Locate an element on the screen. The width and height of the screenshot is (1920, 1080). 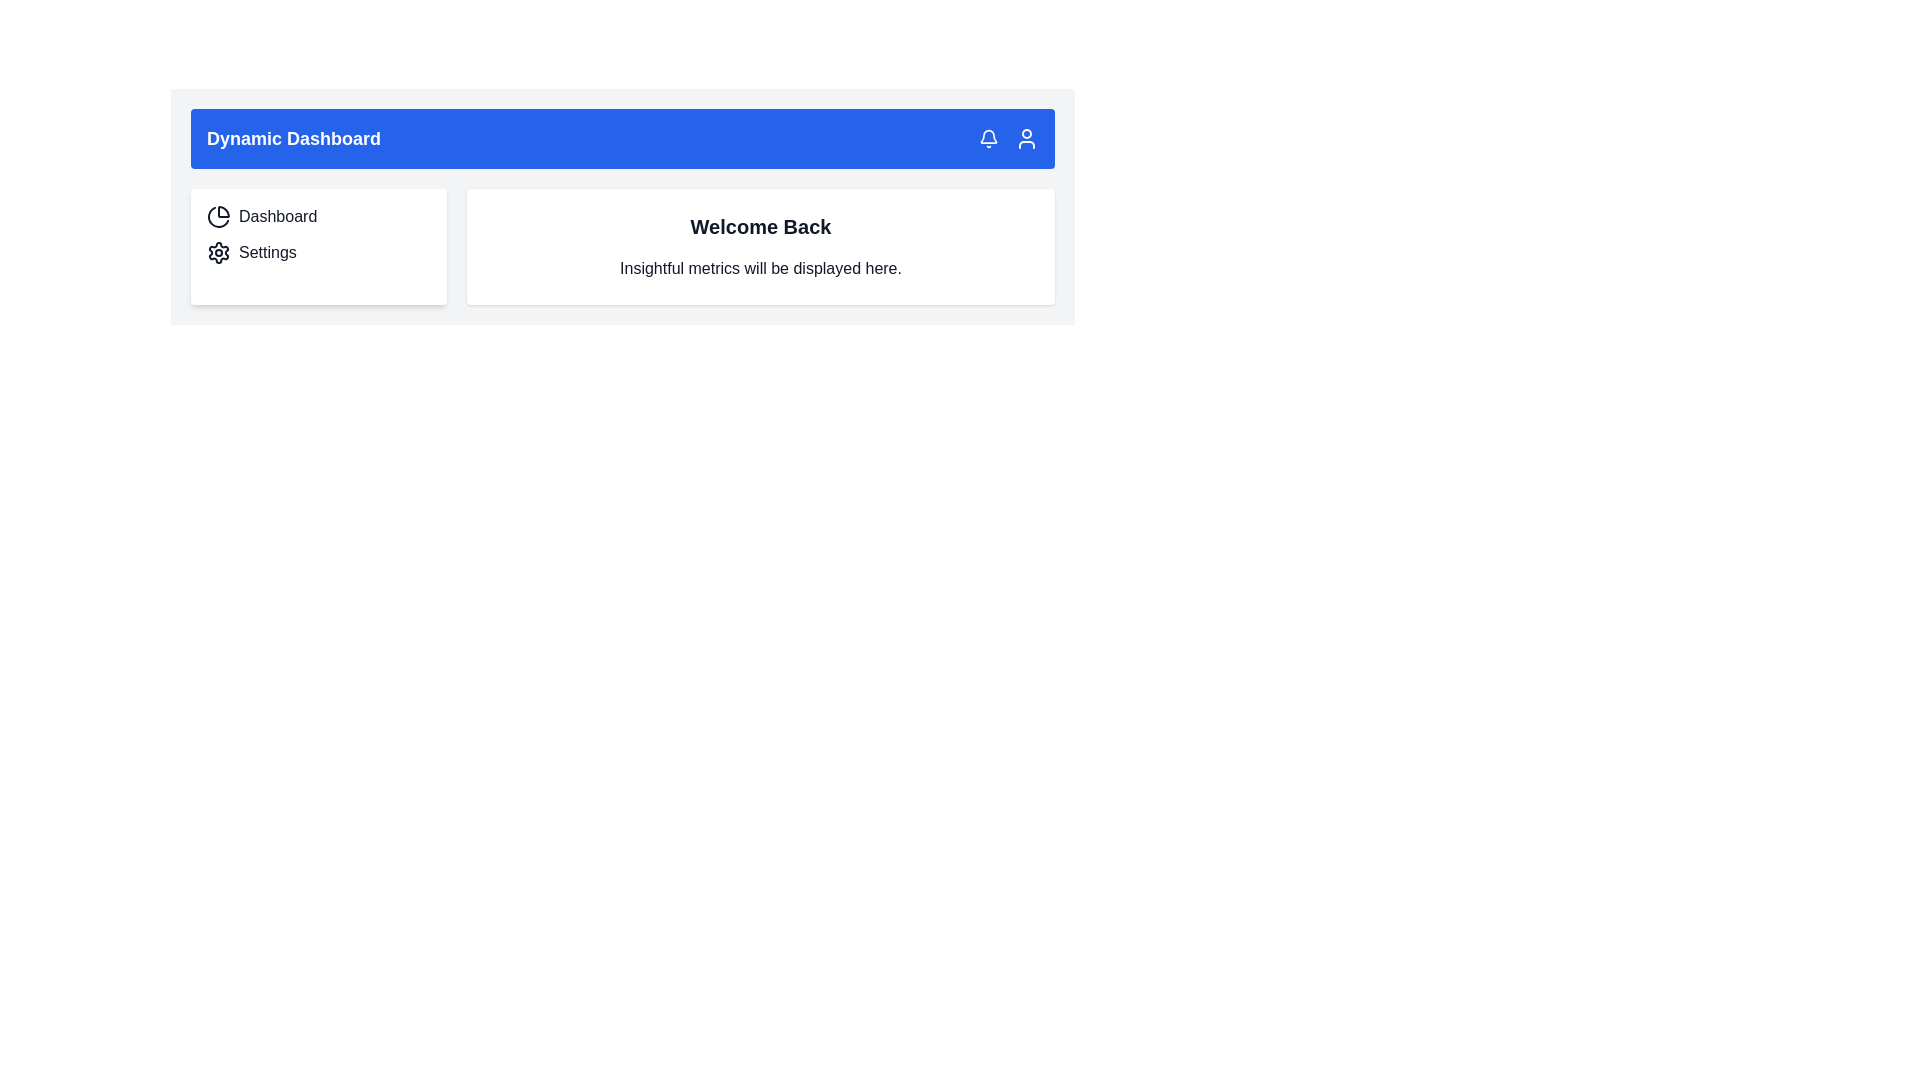
the gear-shaped settings icon located in the navigation panel is located at coordinates (219, 252).